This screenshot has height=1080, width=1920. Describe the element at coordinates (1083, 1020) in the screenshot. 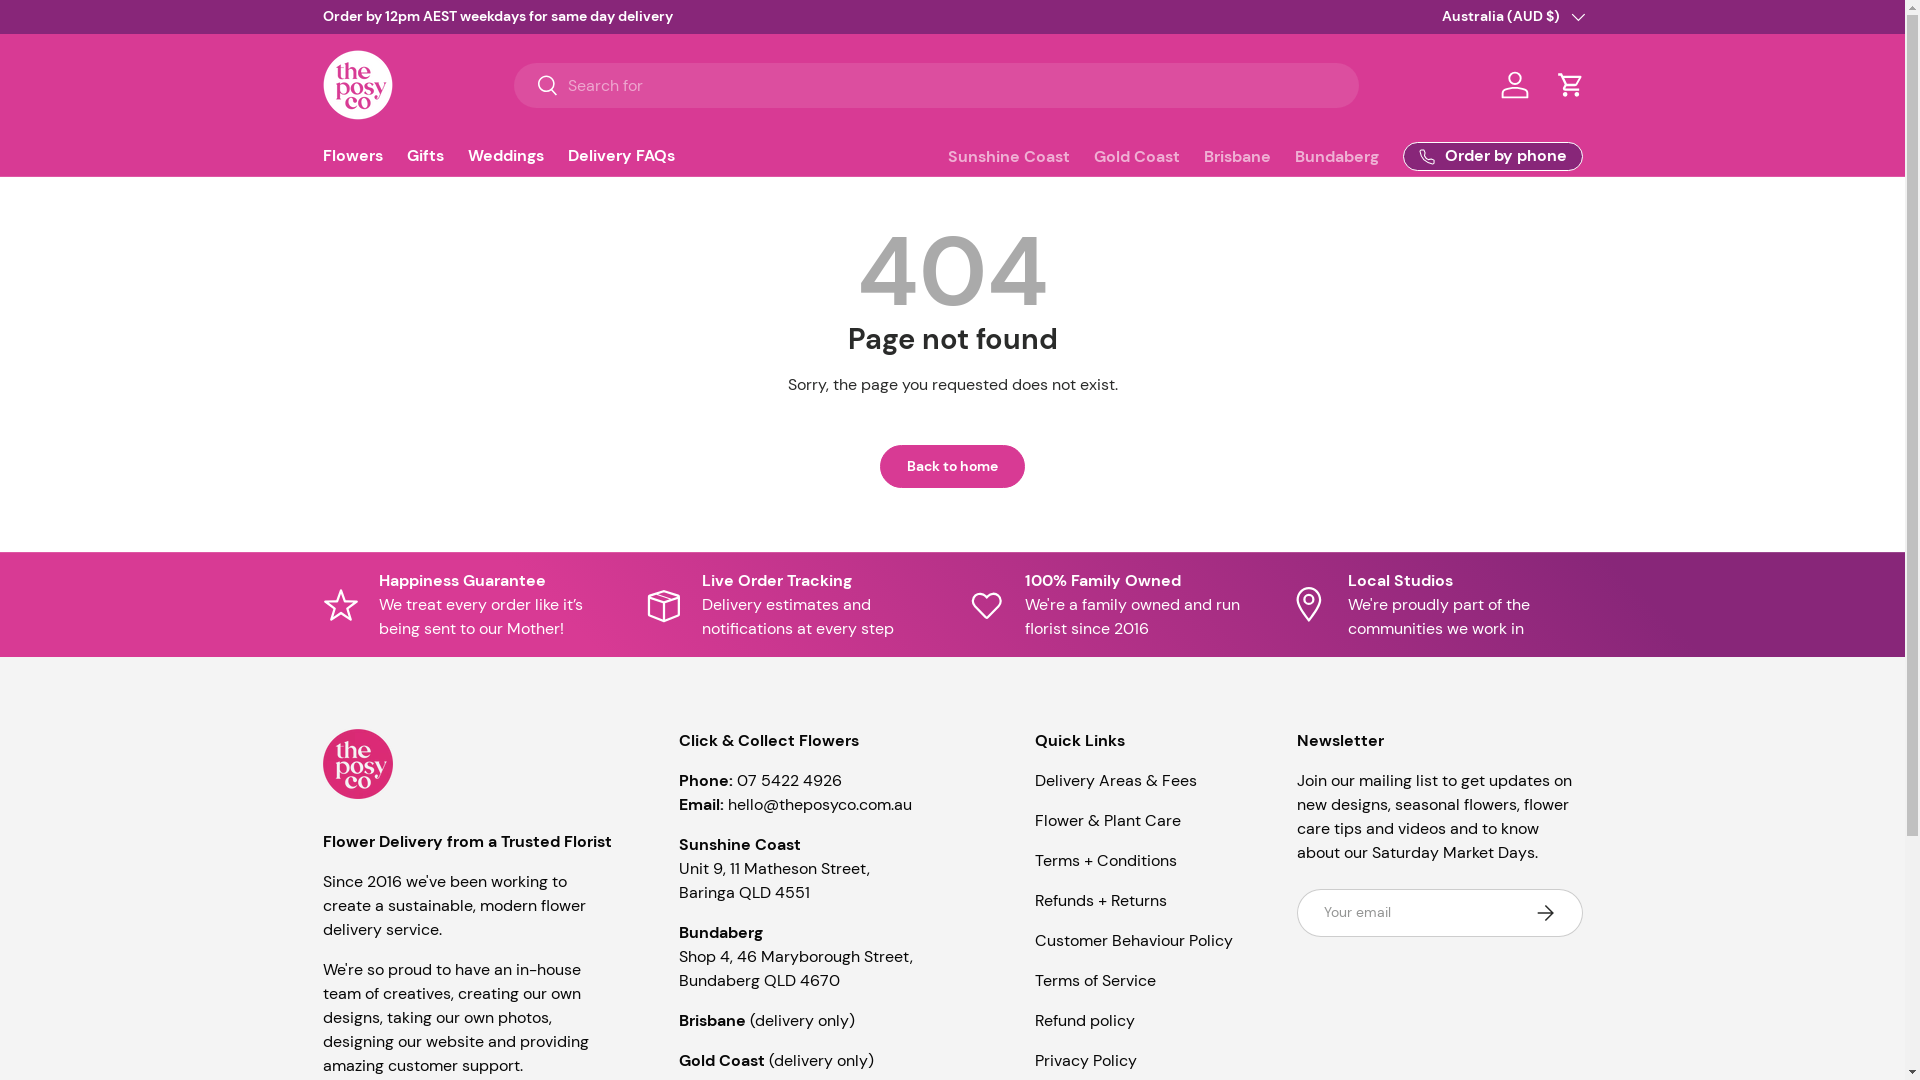

I see `'Refund policy'` at that location.